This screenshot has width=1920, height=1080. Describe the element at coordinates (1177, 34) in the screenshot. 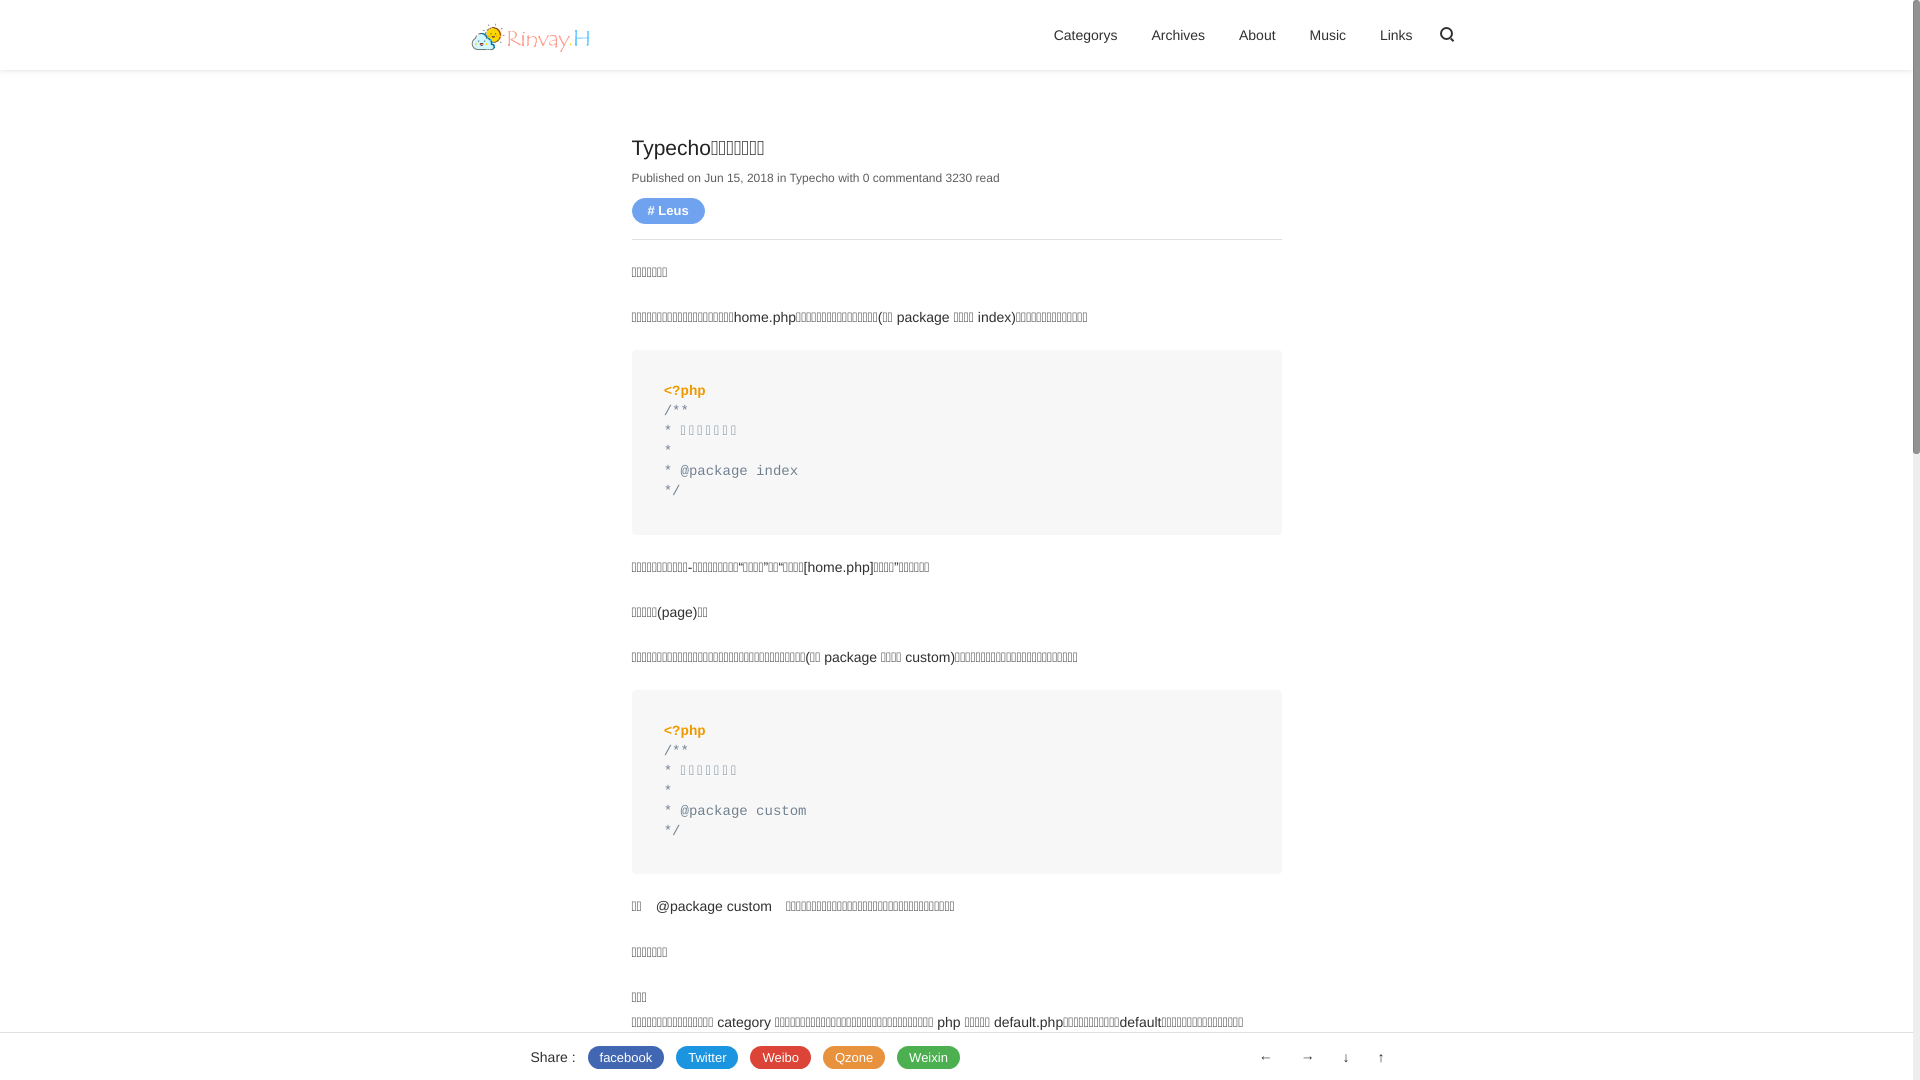

I see `'Archives'` at that location.